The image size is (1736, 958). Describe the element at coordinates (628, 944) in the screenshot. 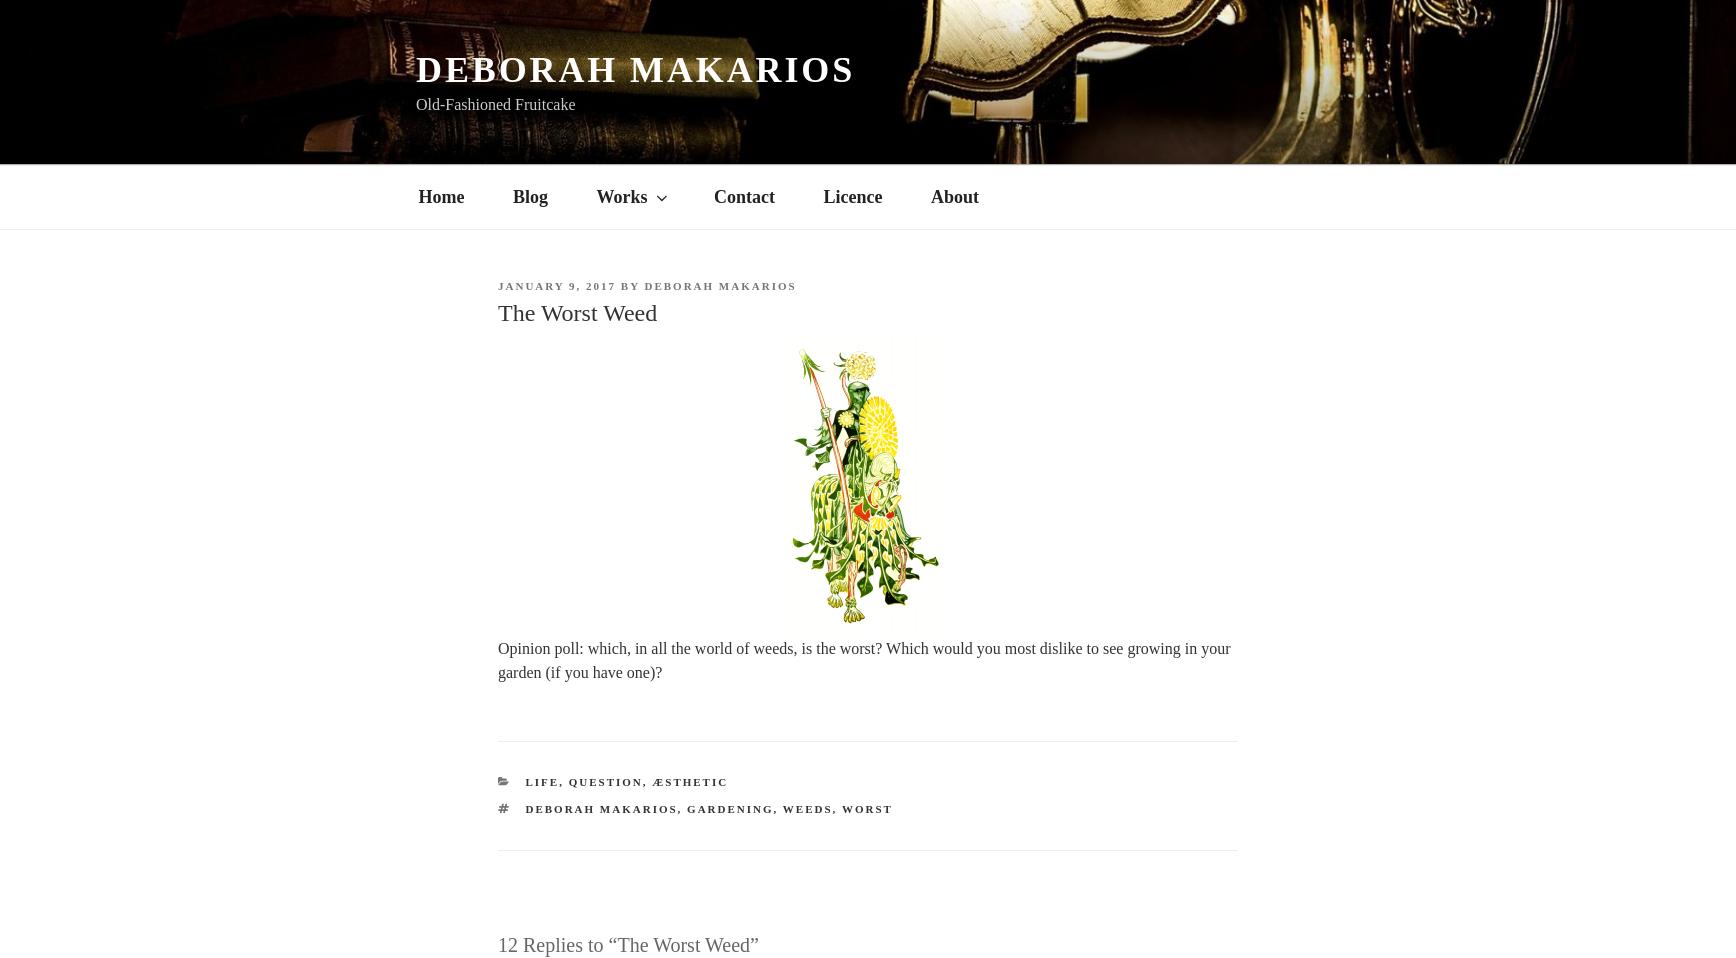

I see `'12 Replies to “The Worst Weed”'` at that location.